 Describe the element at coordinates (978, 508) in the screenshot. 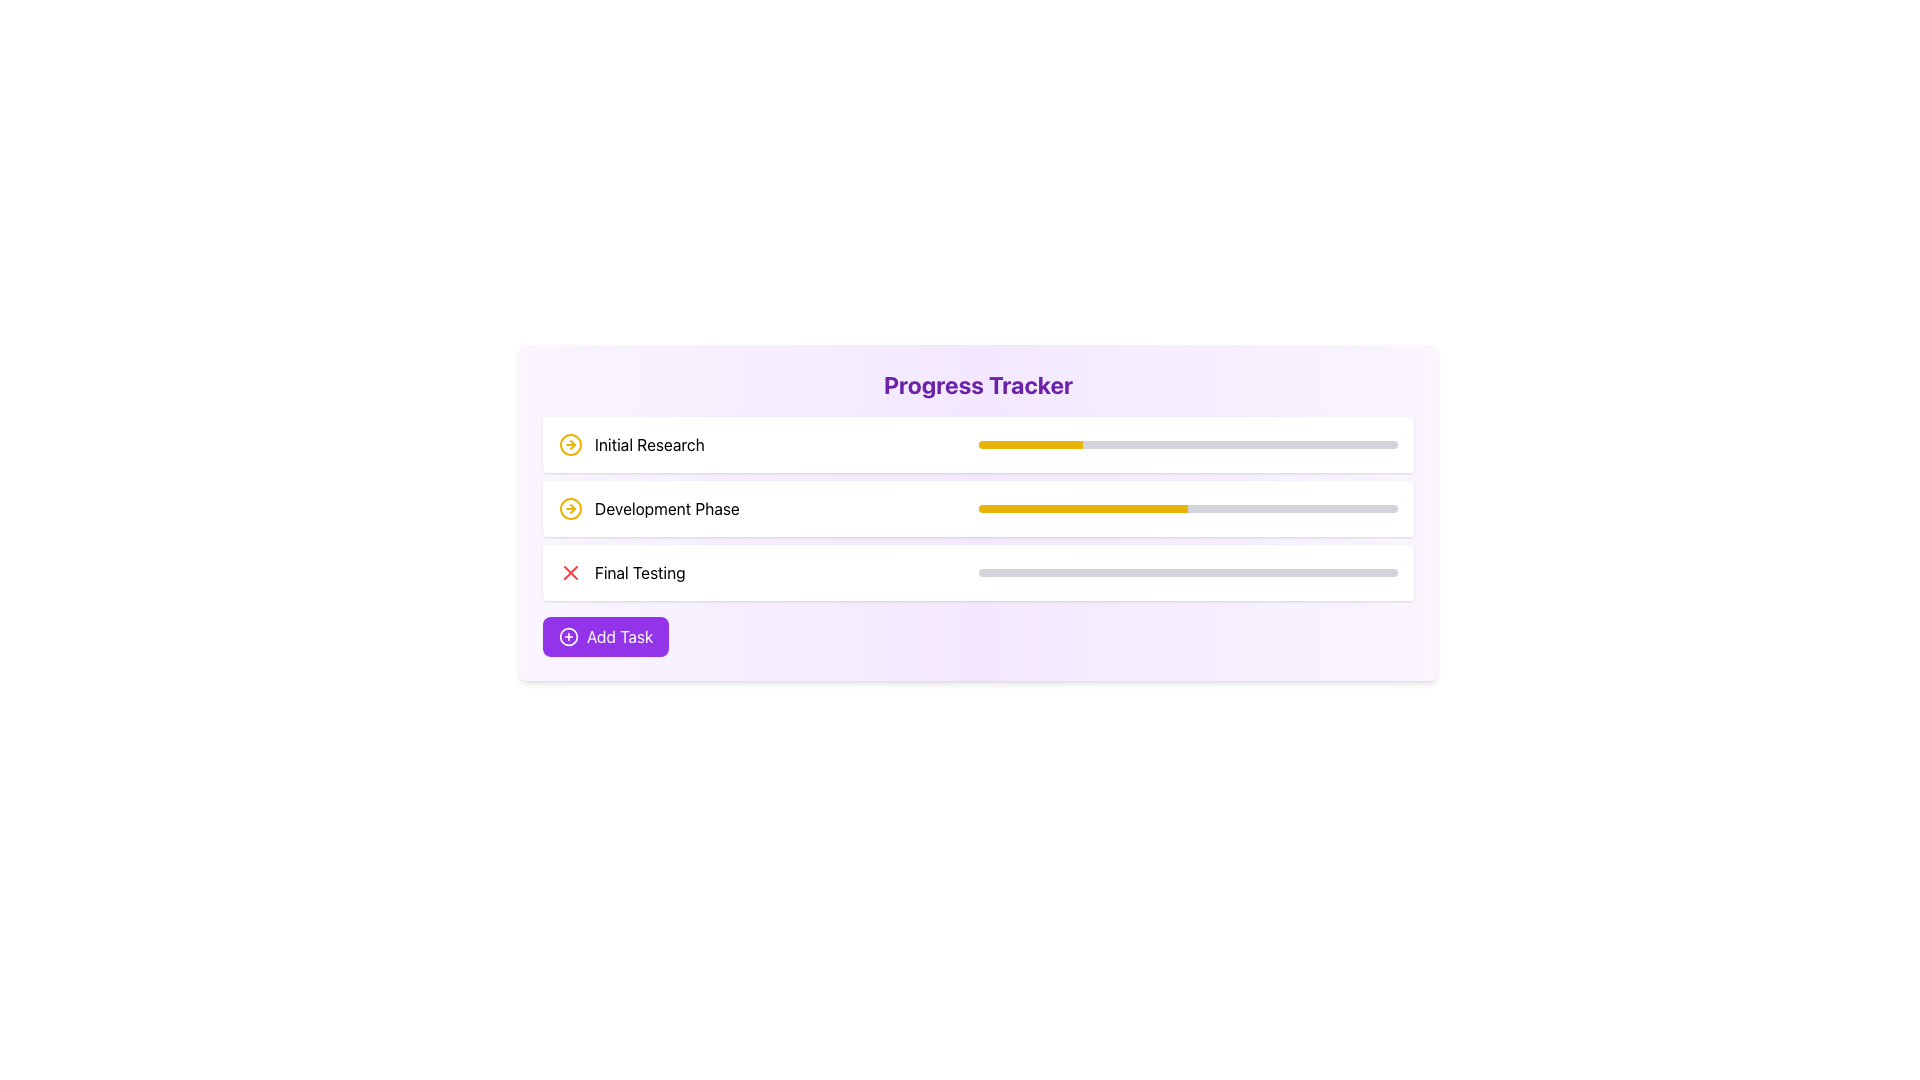

I see `the tasks and their progress in the Progress Tracker Section, which displays the progress of various tasks with a yellow progress bar over a gray background` at that location.